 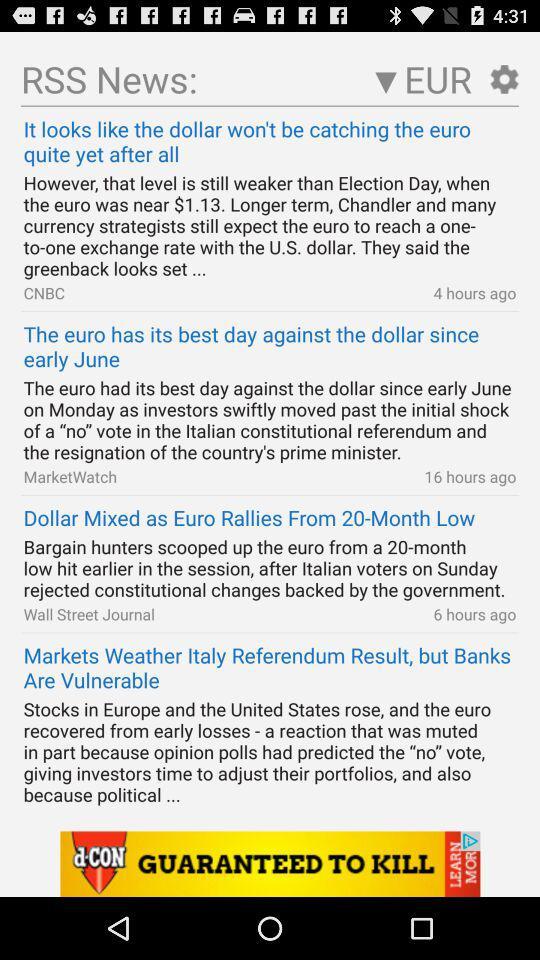 What do you see at coordinates (270, 863) in the screenshot?
I see `banner advertisement` at bounding box center [270, 863].